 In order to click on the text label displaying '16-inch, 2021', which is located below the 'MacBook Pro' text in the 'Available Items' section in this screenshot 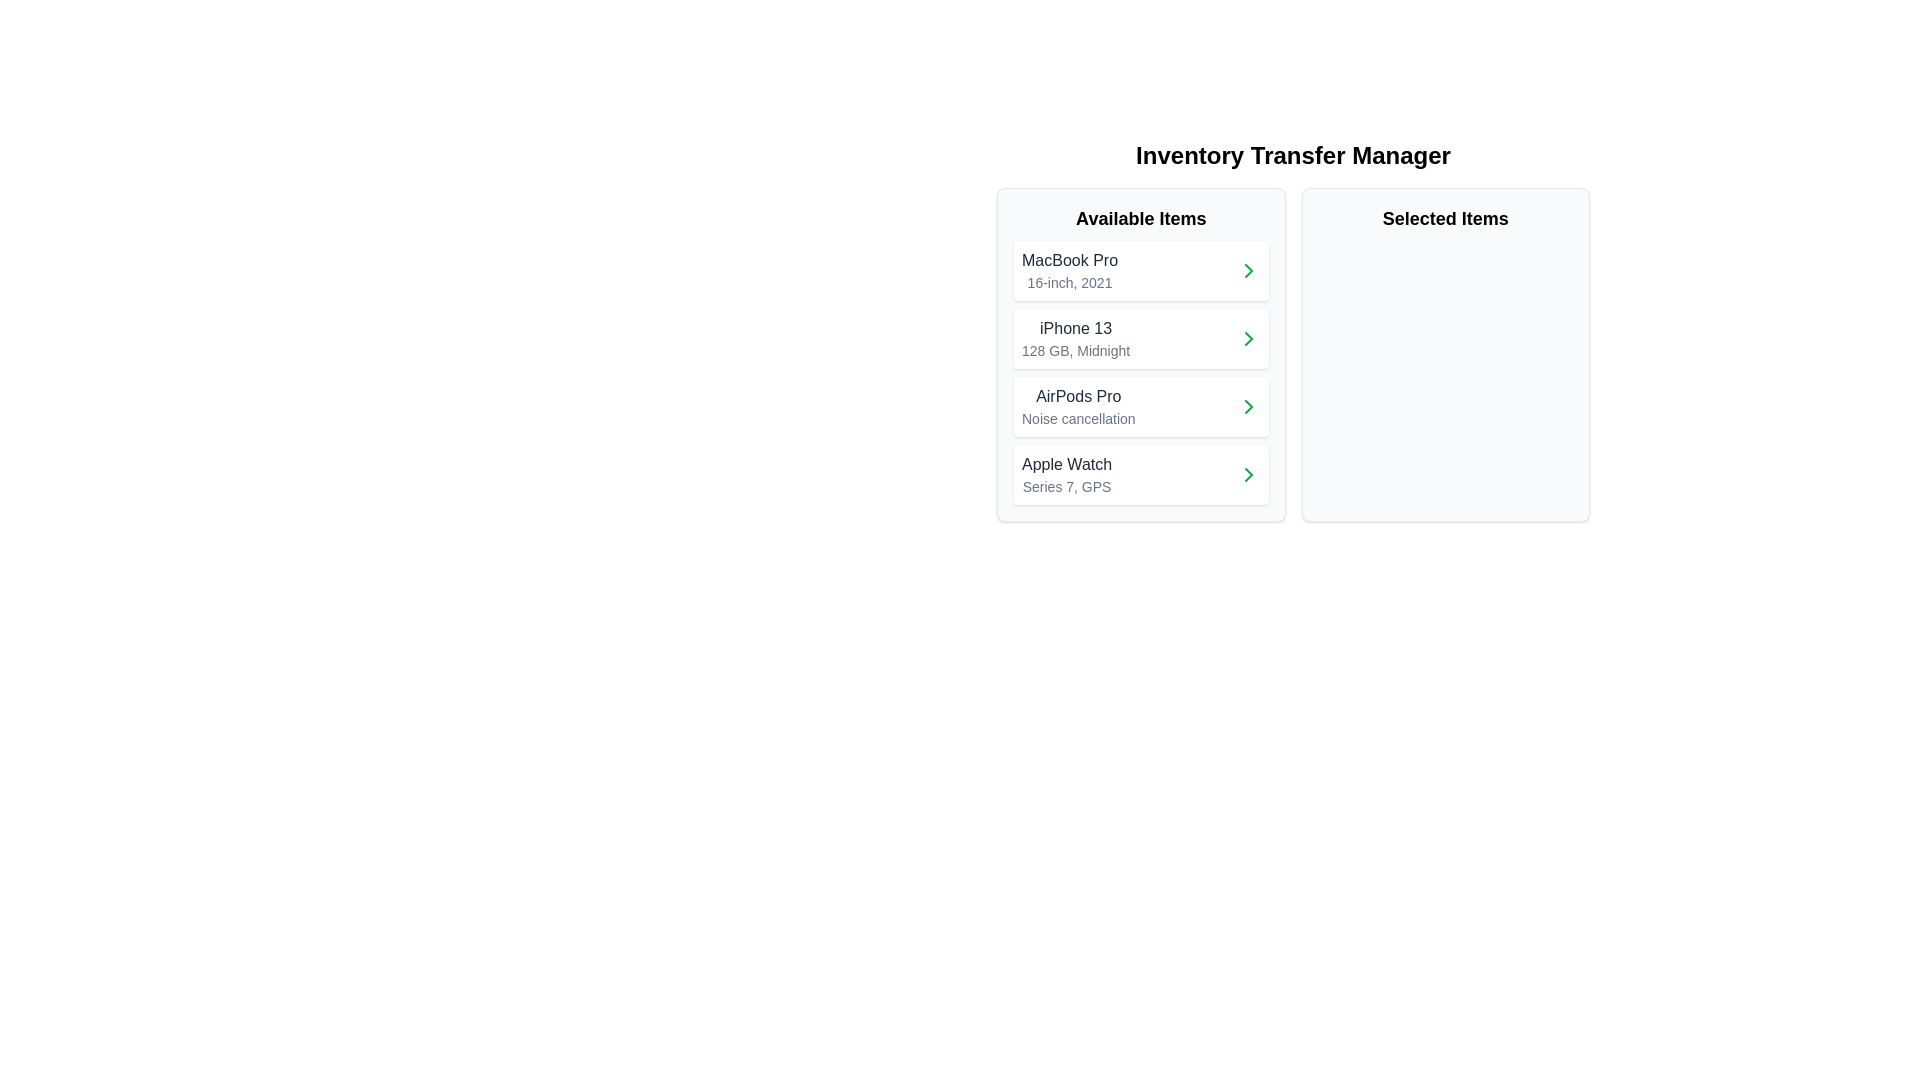, I will do `click(1069, 282)`.